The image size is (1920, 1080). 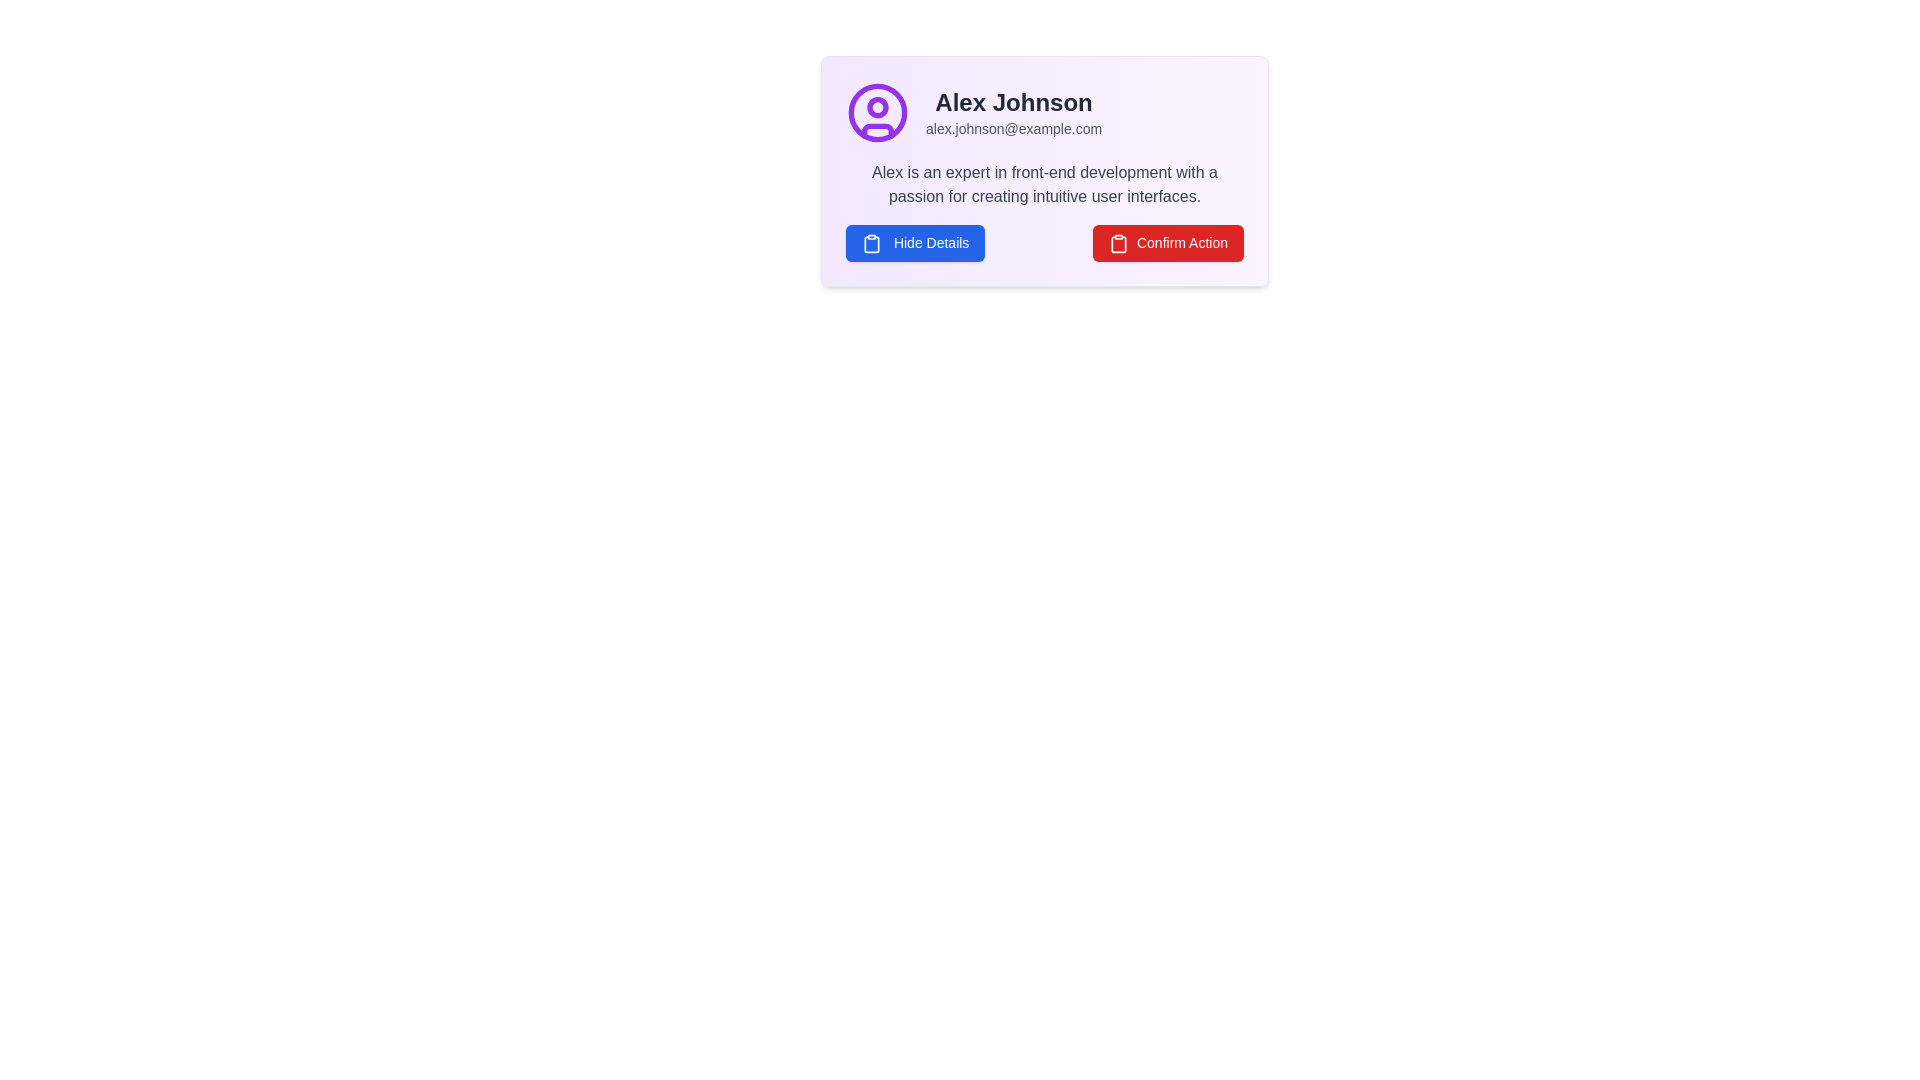 I want to click on the 'Hide Details' button that encompasses the clipboard icon located at the bottom-left of the card interface, so click(x=872, y=242).